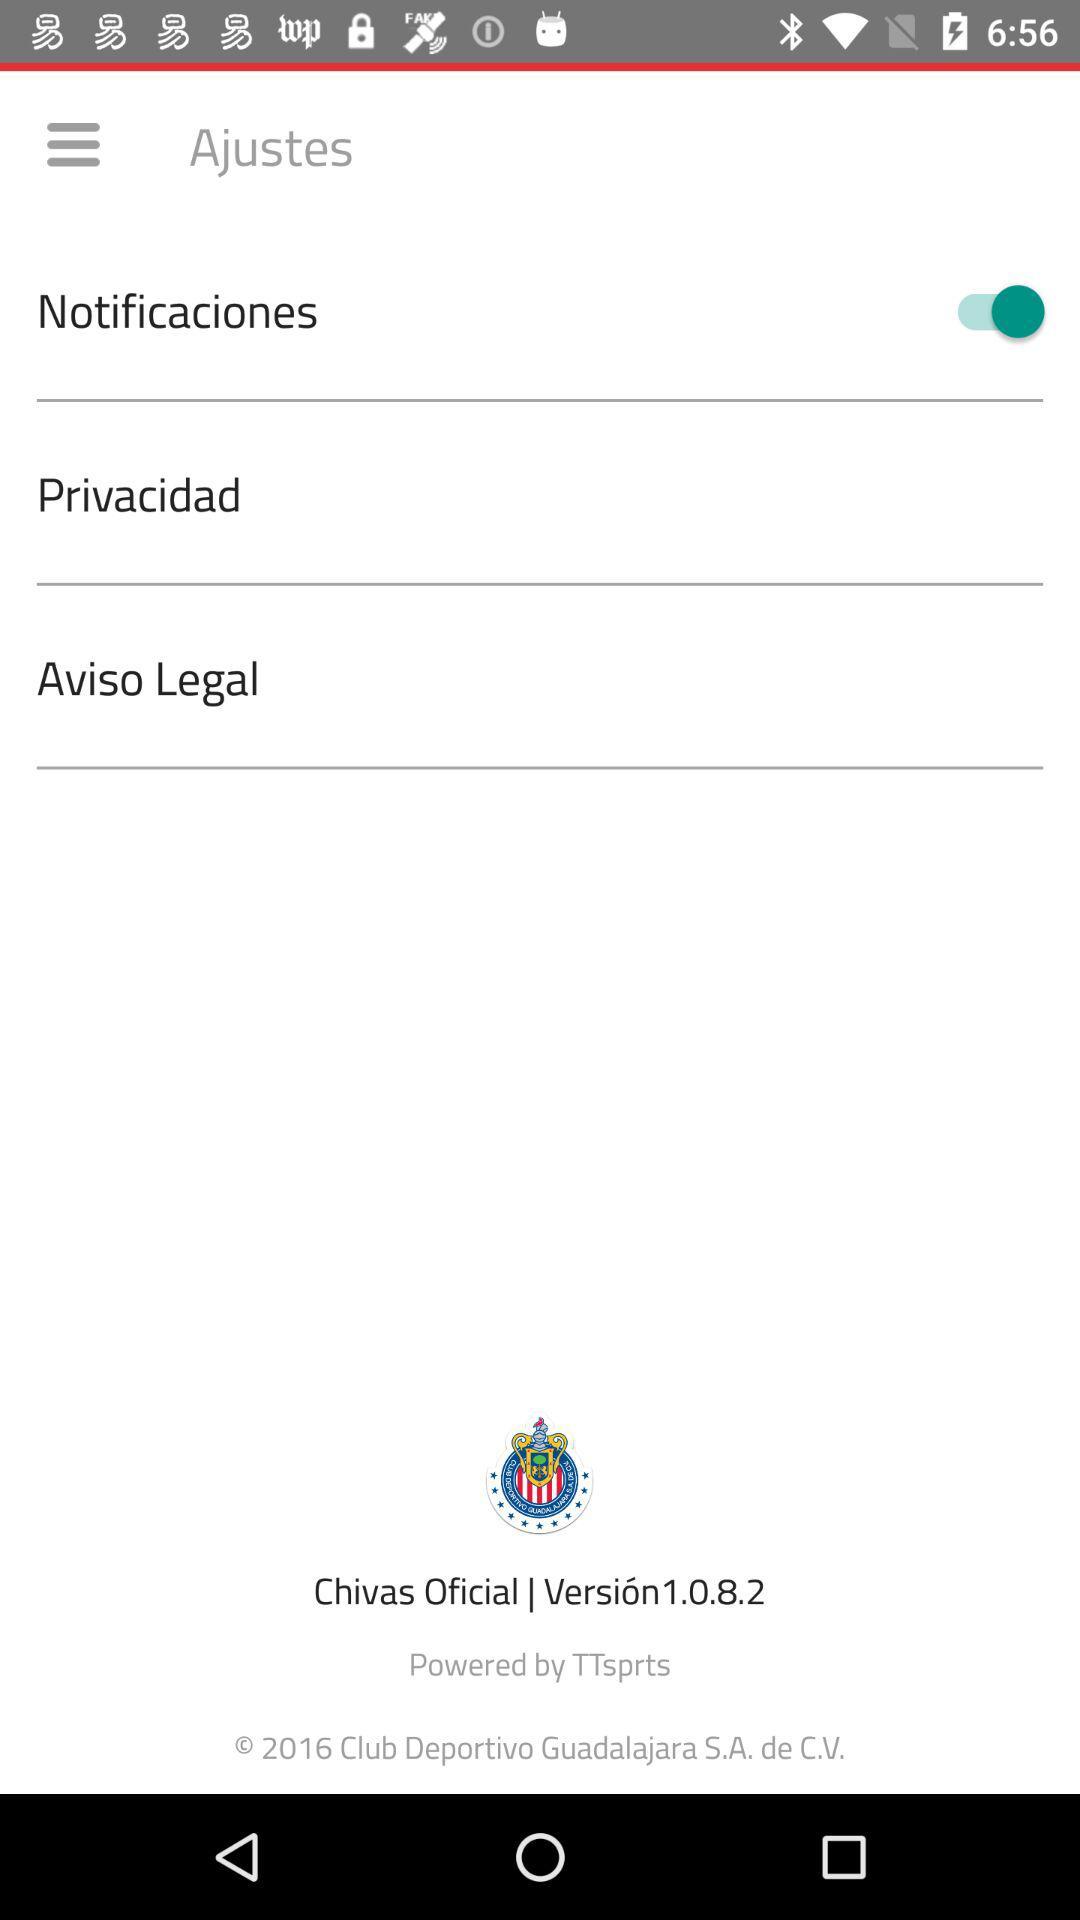 This screenshot has height=1920, width=1080. Describe the element at coordinates (558, 676) in the screenshot. I see `aviso legal icon` at that location.